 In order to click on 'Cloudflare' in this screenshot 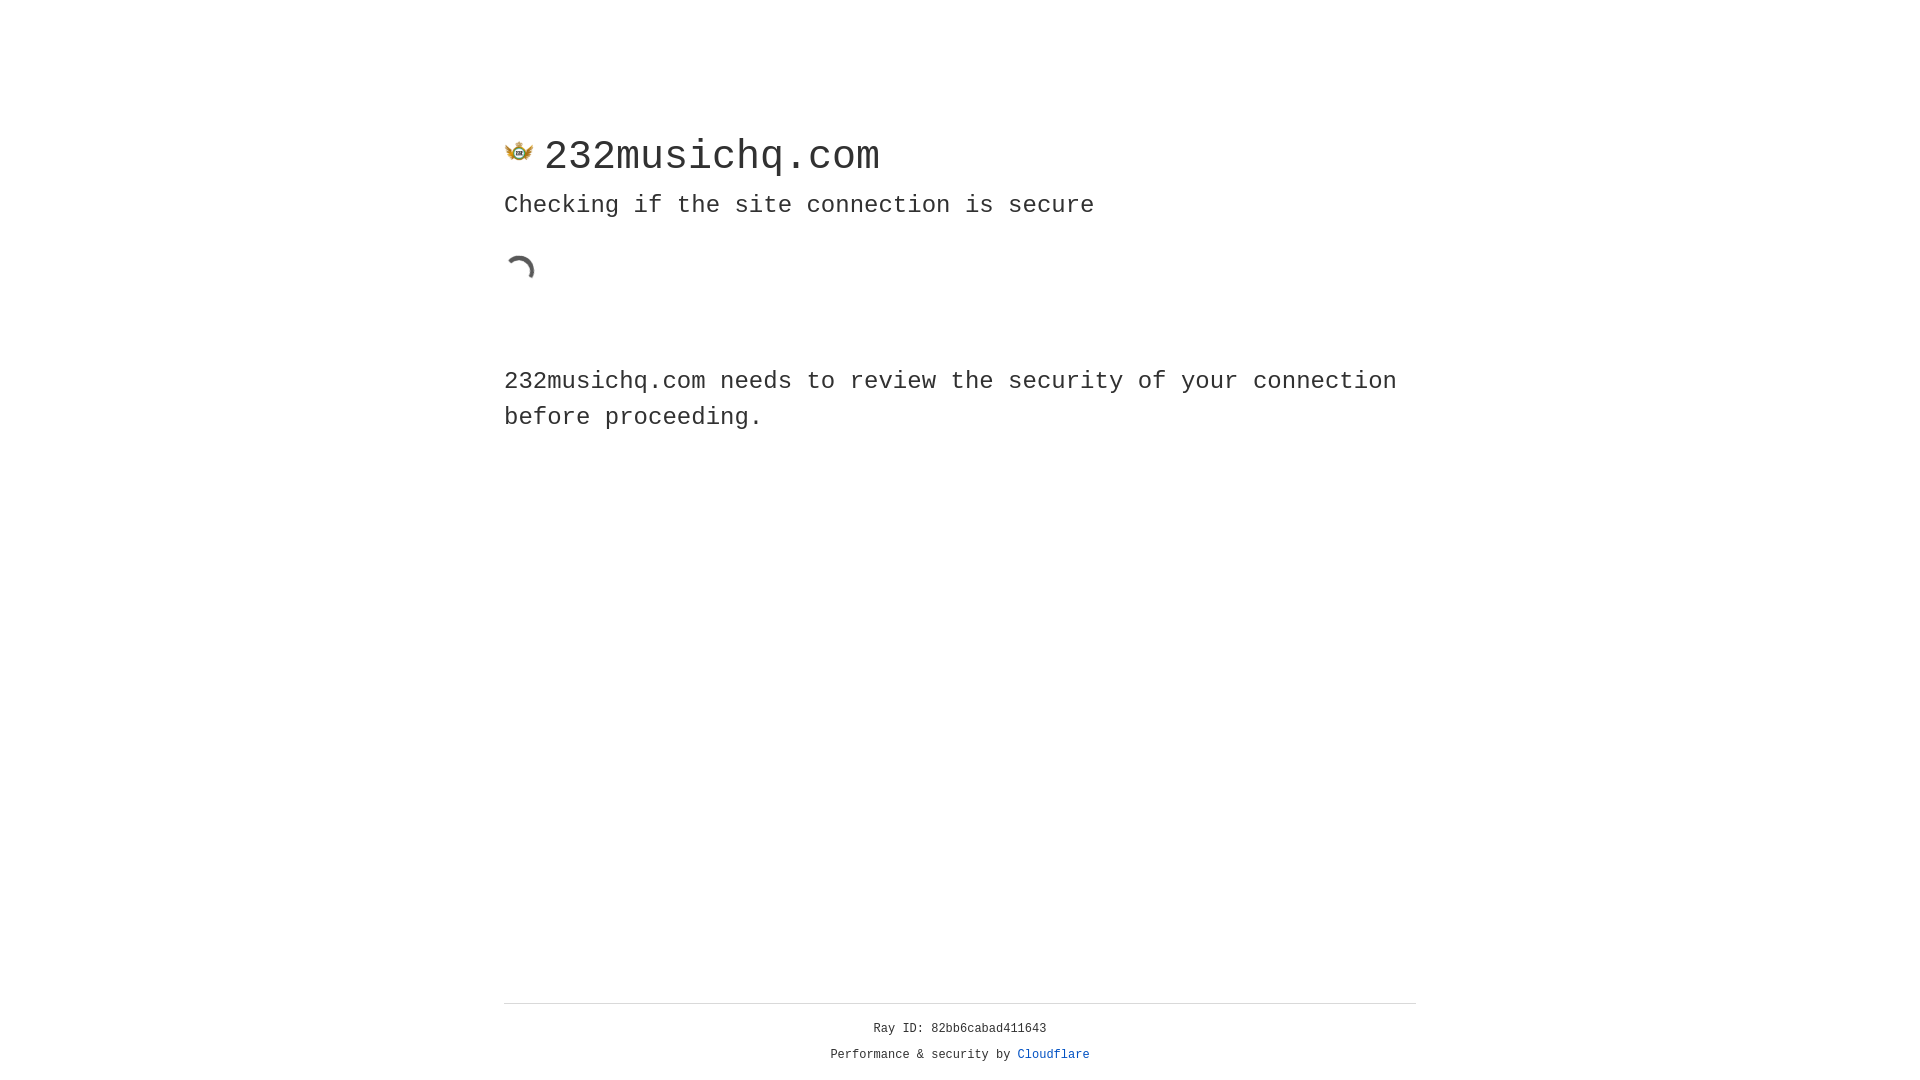, I will do `click(1053, 1054)`.